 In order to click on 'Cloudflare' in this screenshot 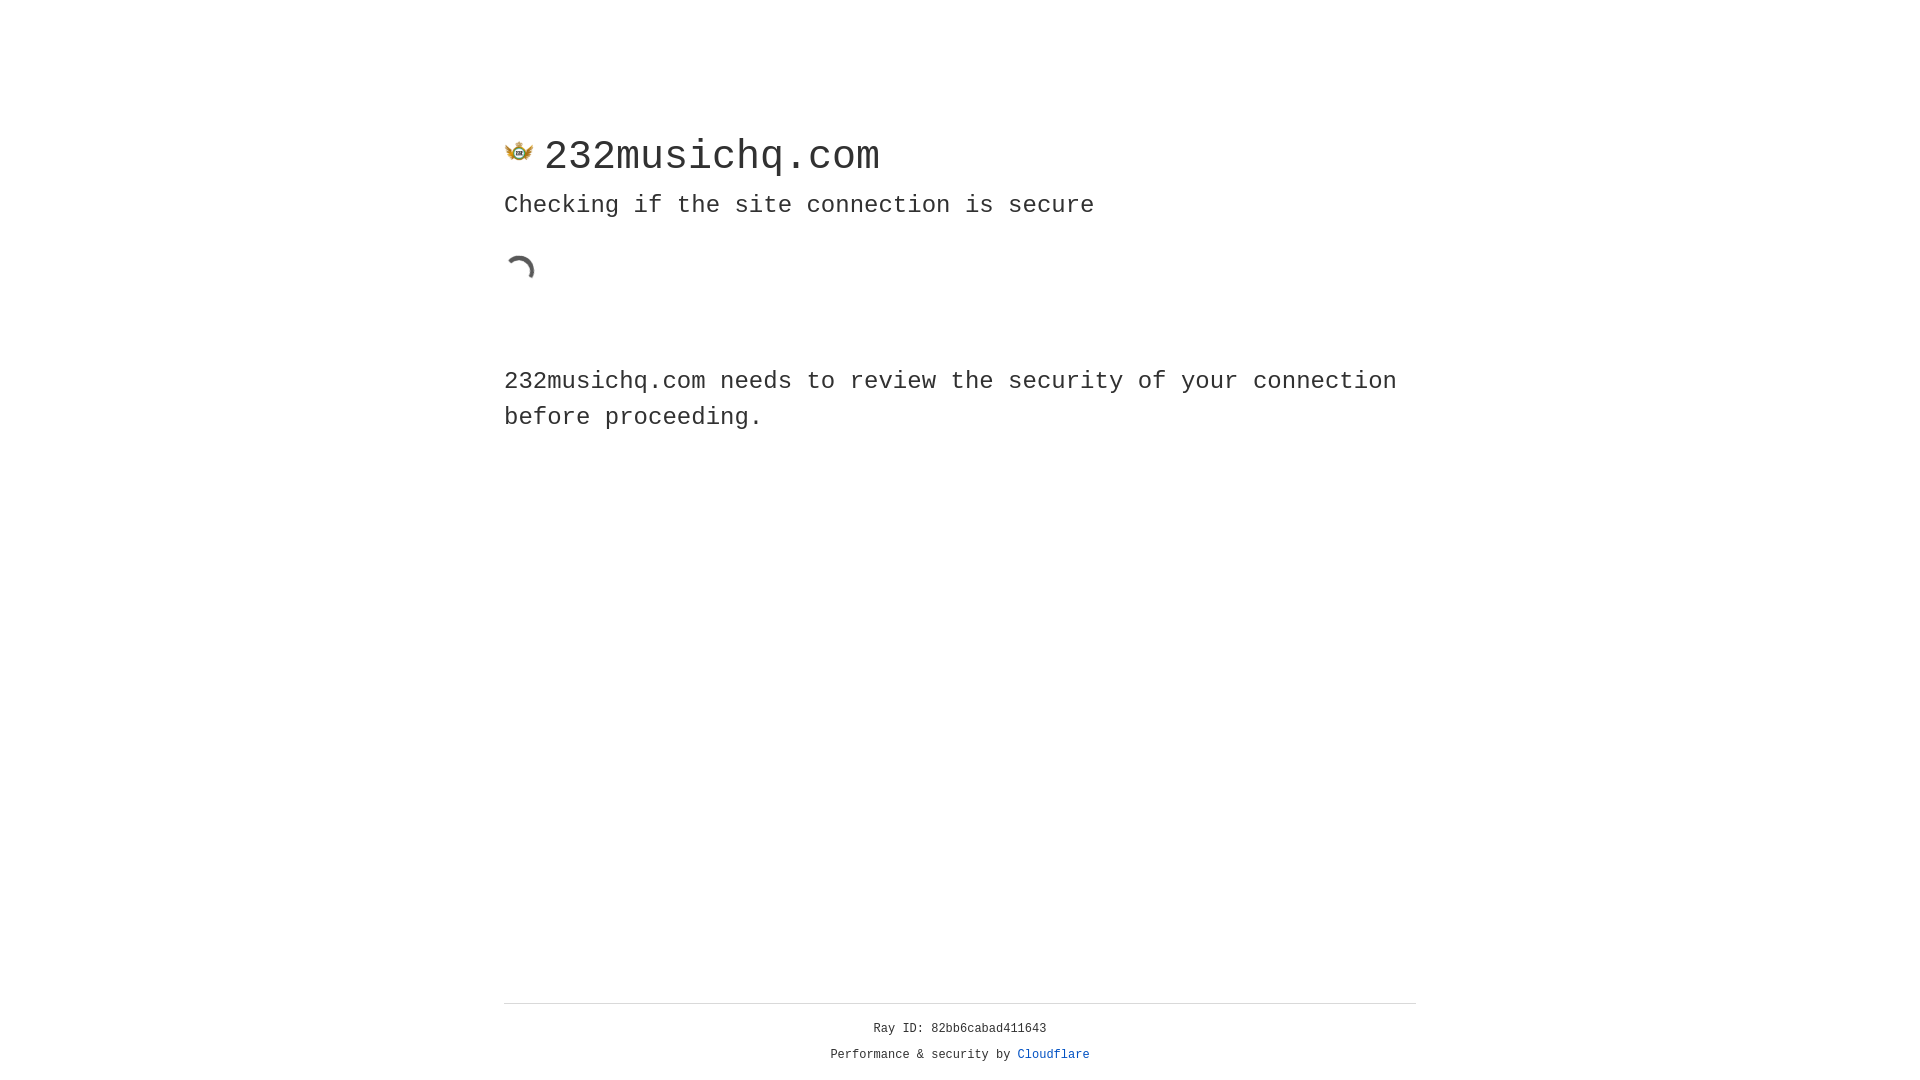, I will do `click(1053, 1054)`.